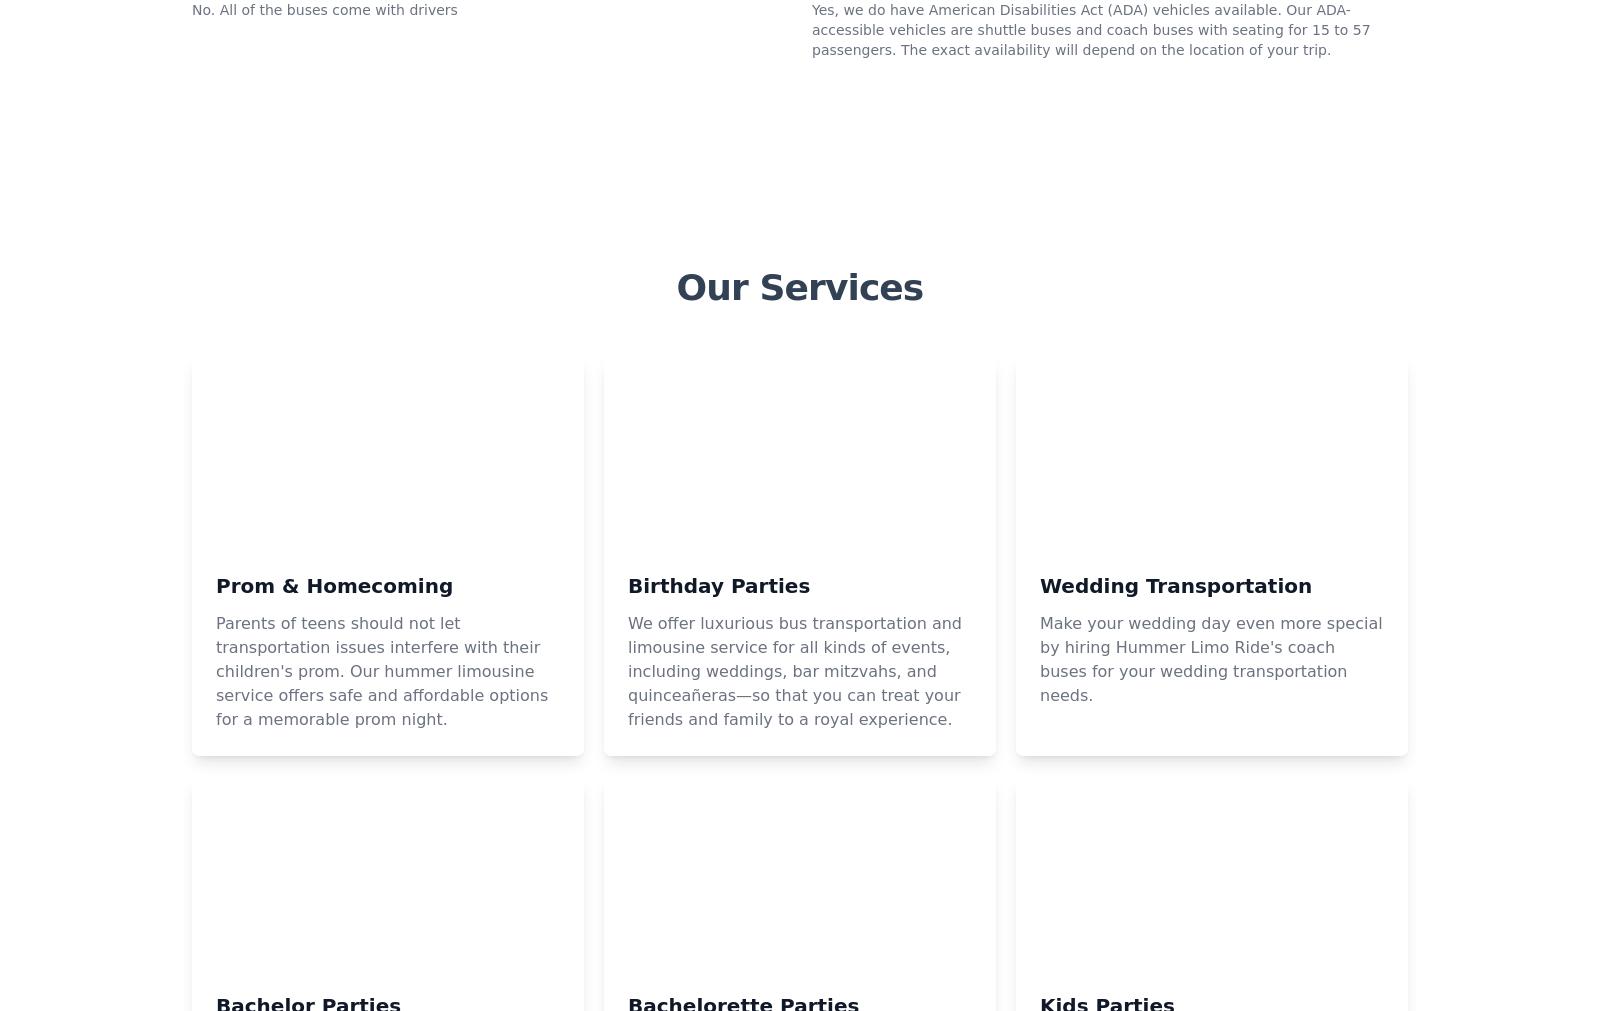 This screenshot has height=1011, width=1600. Describe the element at coordinates (324, 276) in the screenshot. I see `'No. All of the buses come with drivers'` at that location.